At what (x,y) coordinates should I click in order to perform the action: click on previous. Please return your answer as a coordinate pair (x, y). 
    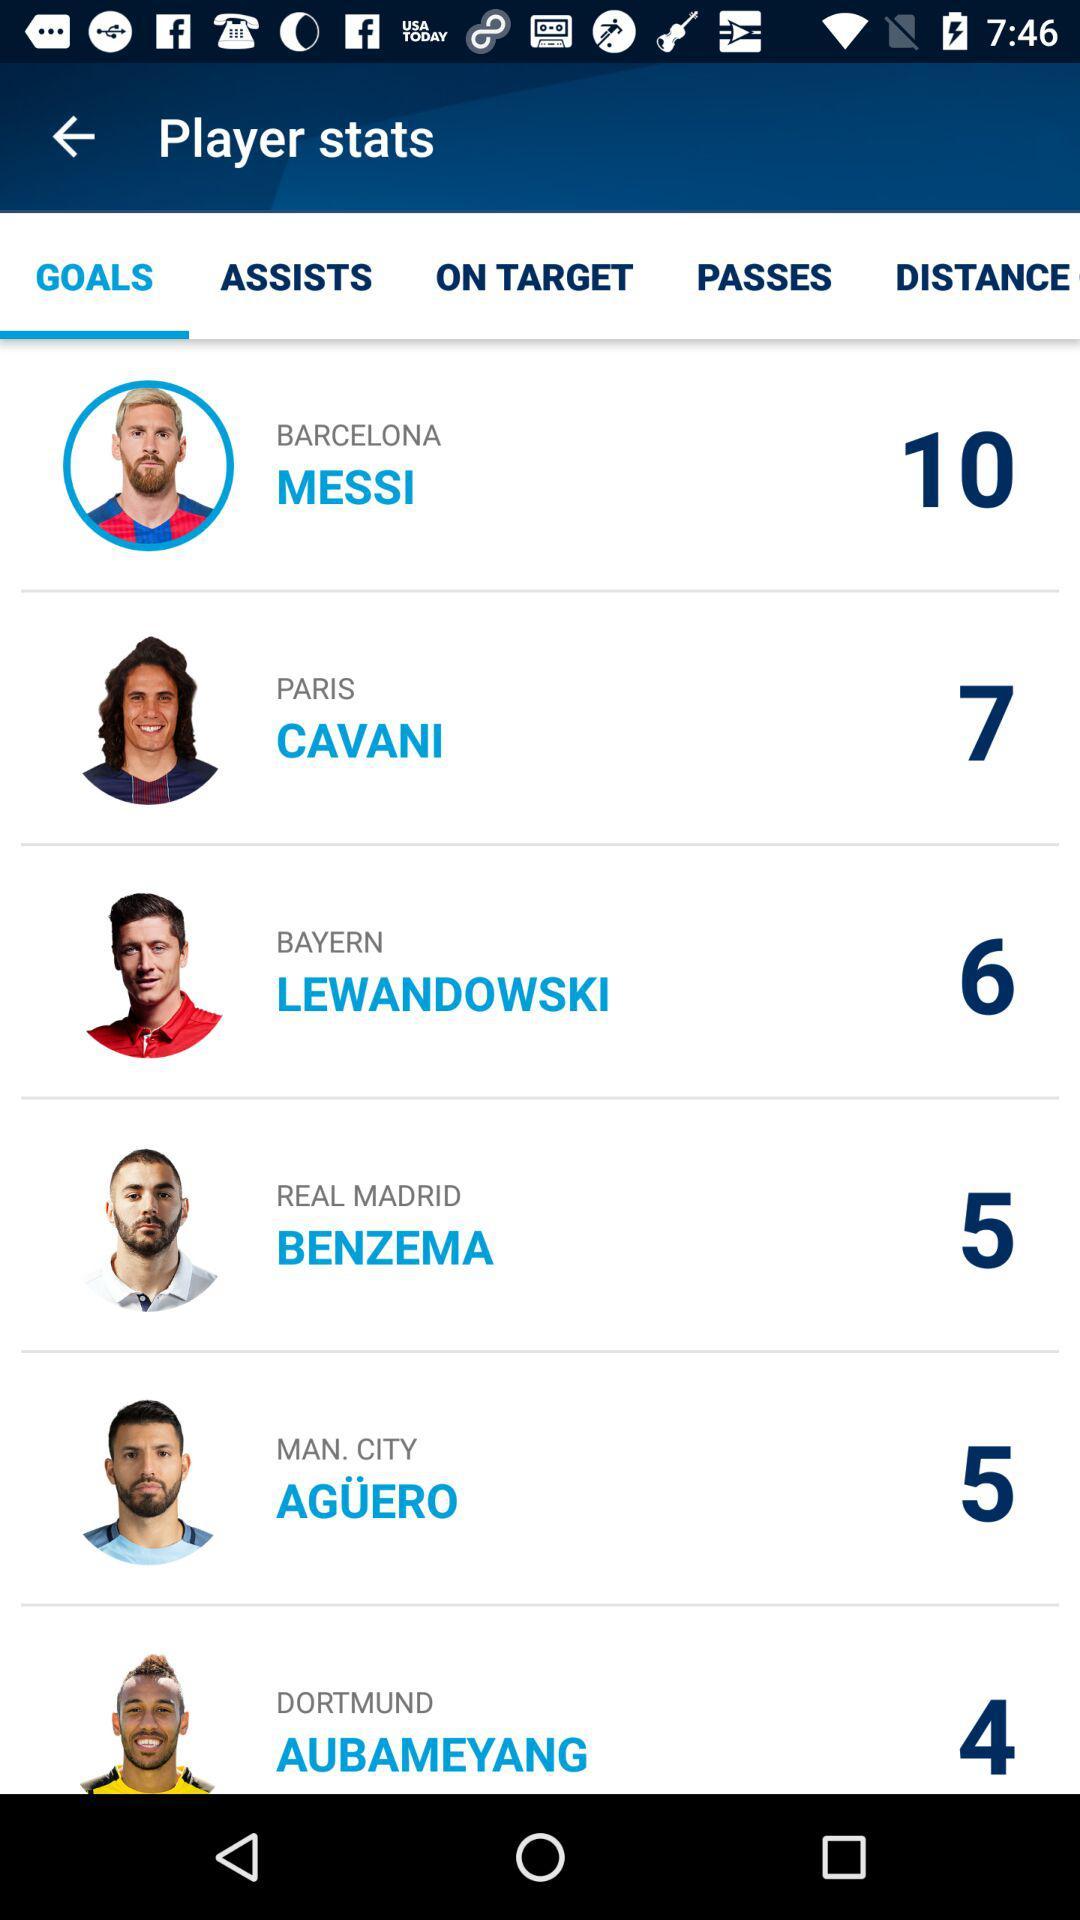
    Looking at the image, I should click on (72, 135).